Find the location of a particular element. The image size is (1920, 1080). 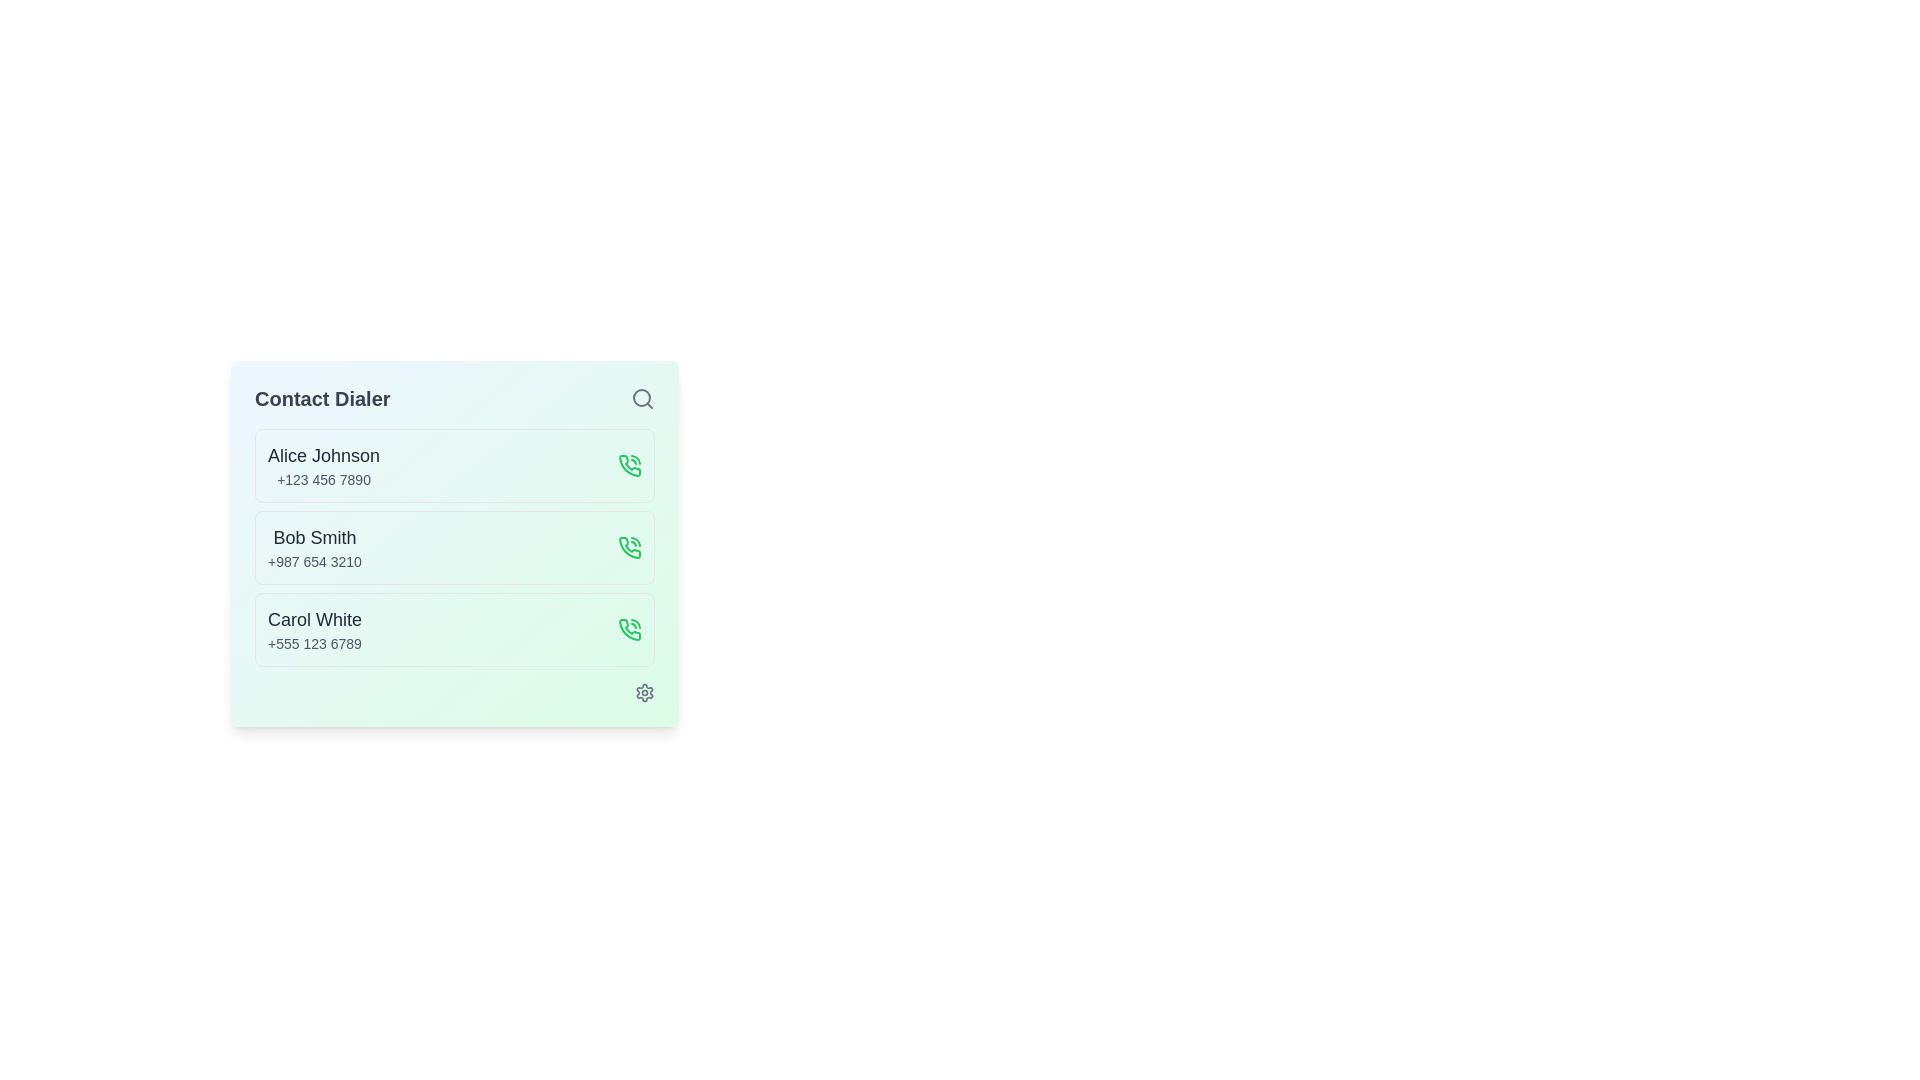

the phone call icon located at the far right of the third contact entry labeled 'Carol White +555 123 6789' to initiate a call is located at coordinates (628, 628).